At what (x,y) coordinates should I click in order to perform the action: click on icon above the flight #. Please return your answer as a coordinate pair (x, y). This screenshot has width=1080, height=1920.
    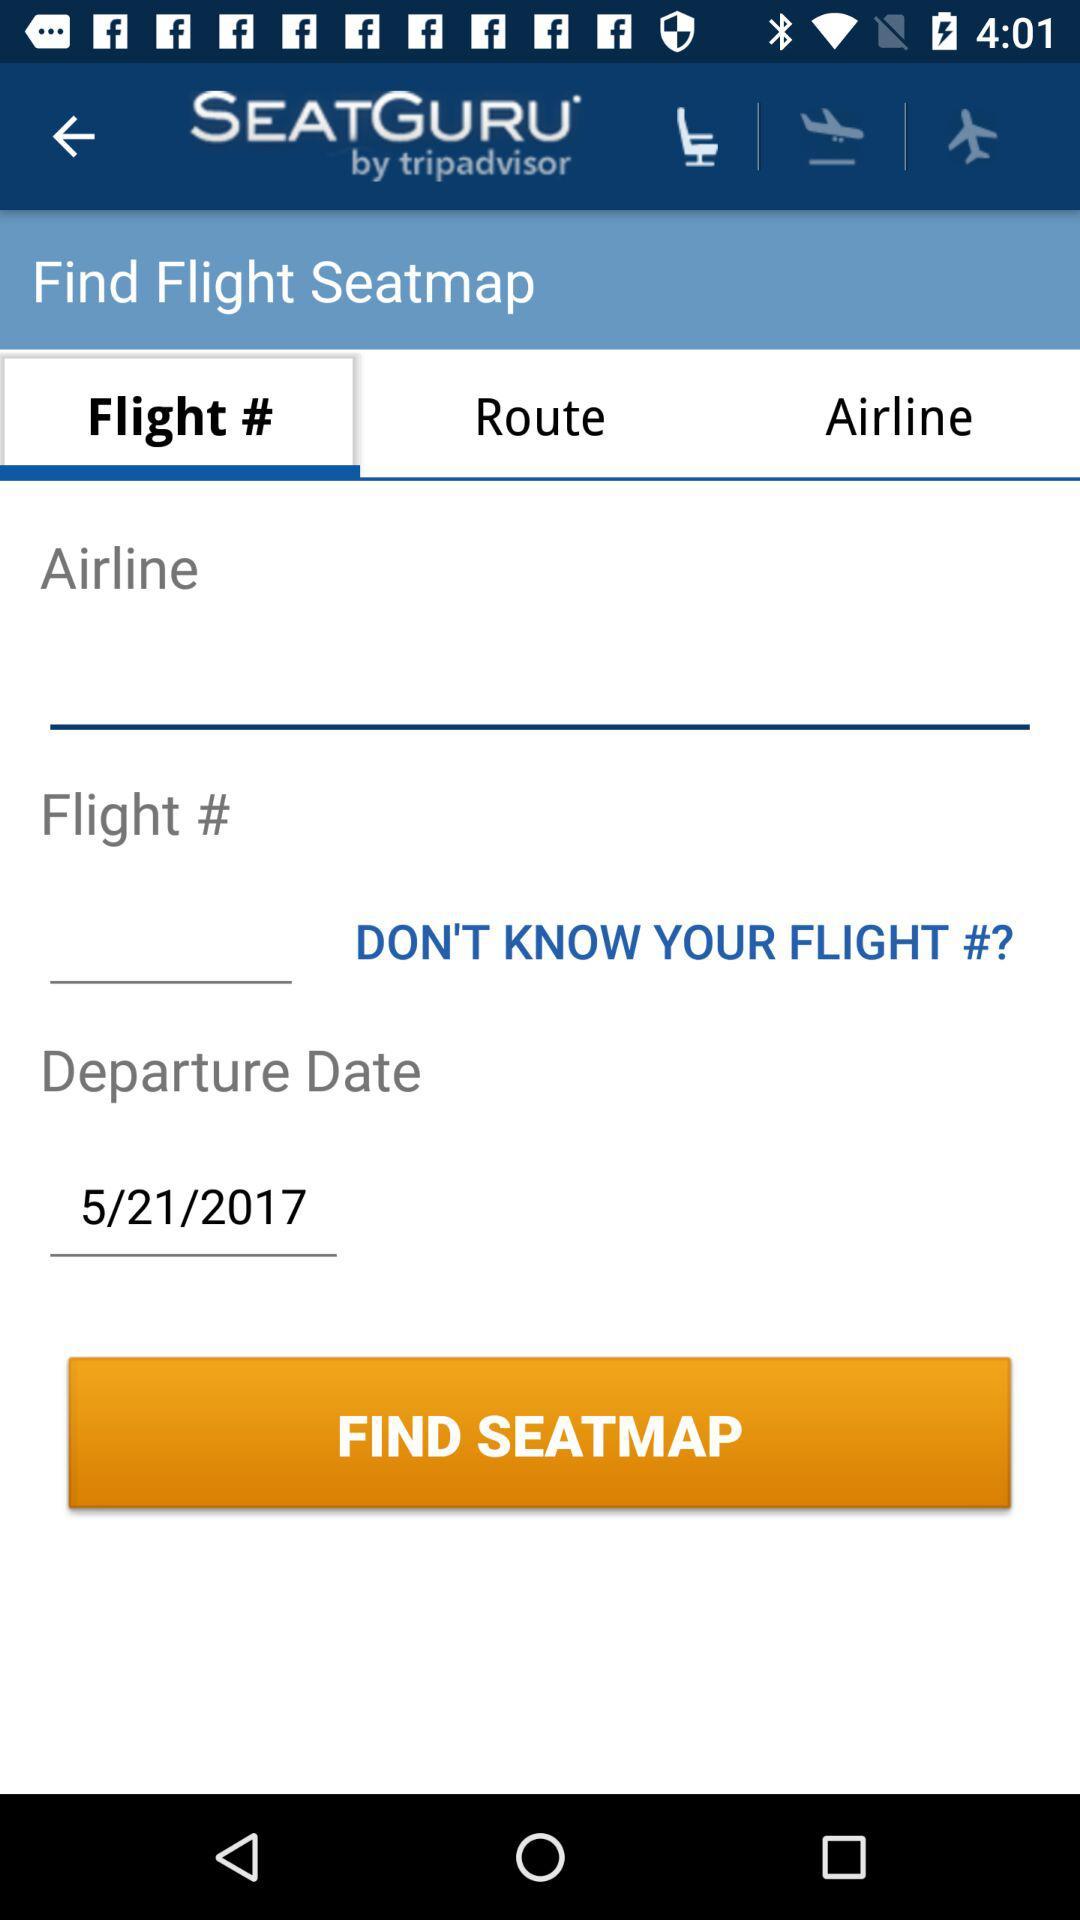
    Looking at the image, I should click on (540, 689).